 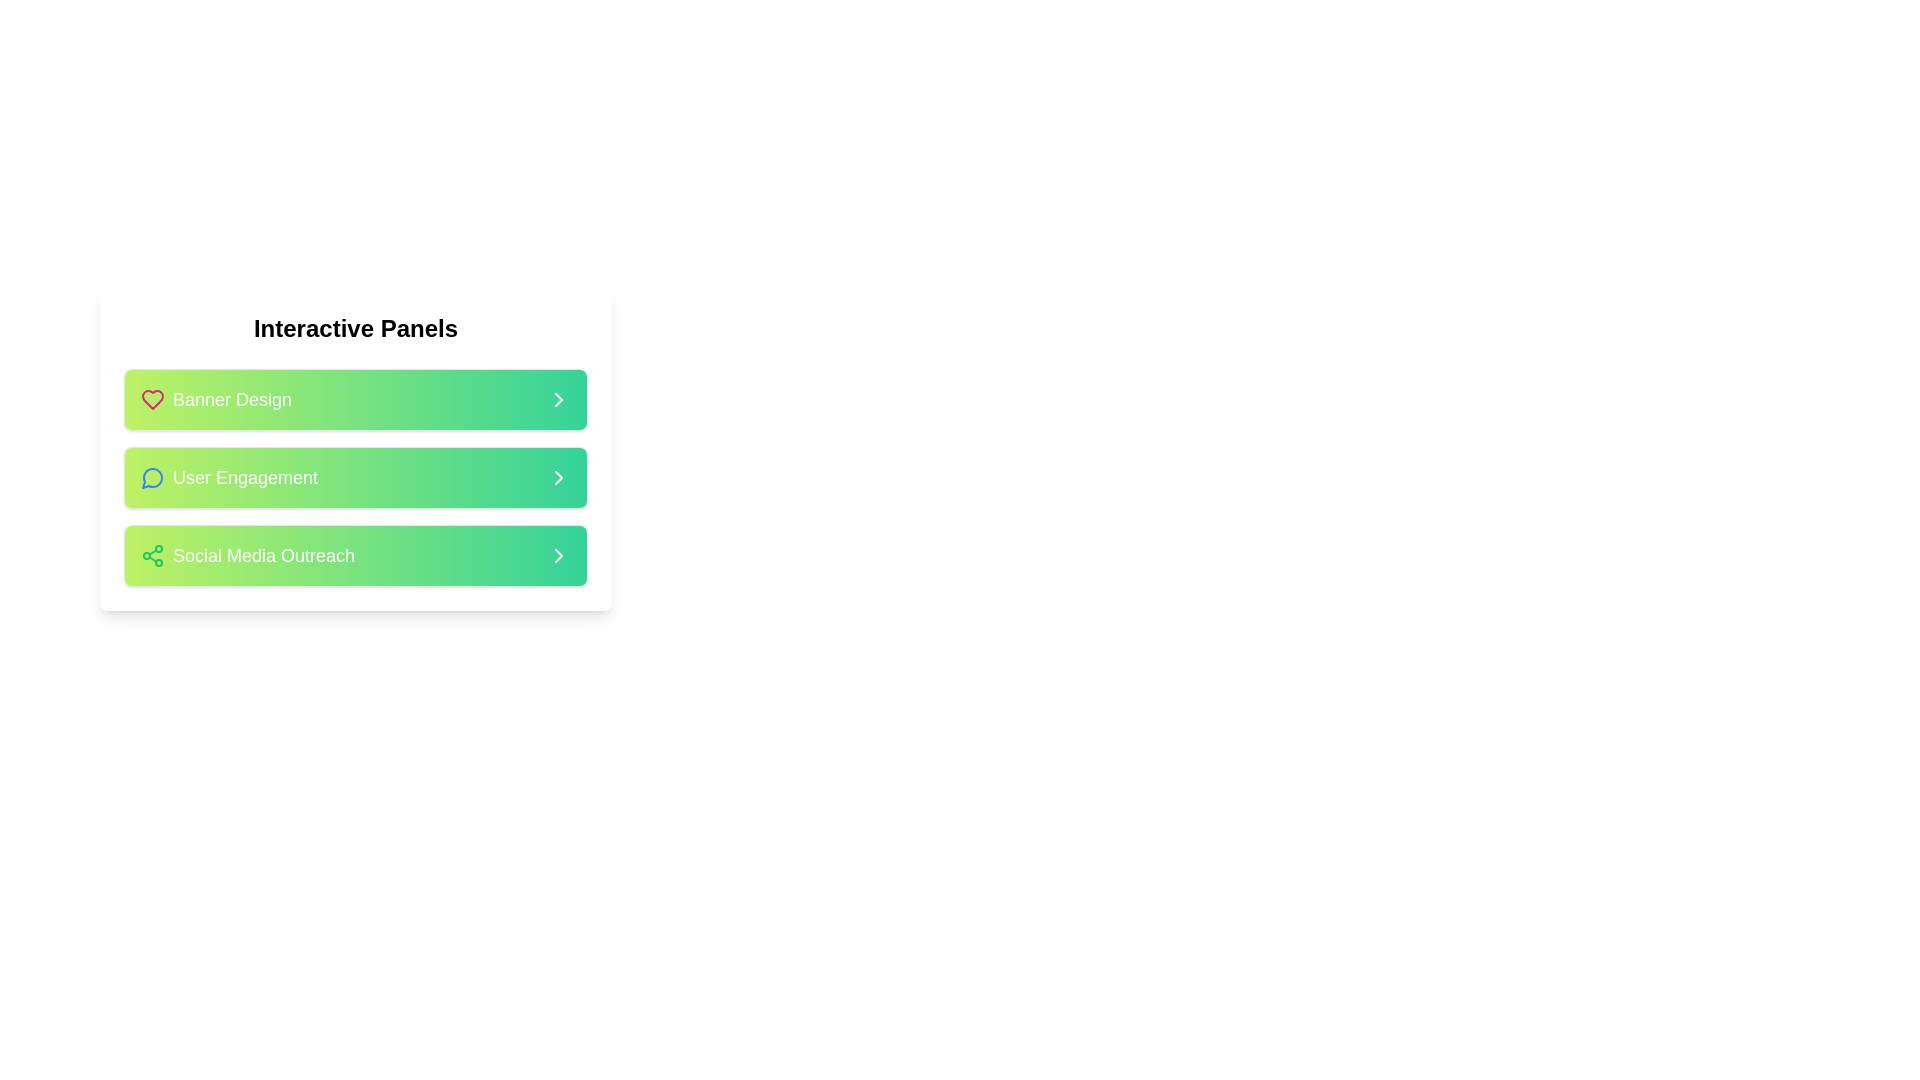 What do you see at coordinates (263, 555) in the screenshot?
I see `text from the Text Label element labeled 'Social Media Outreach', which is styled with white text on a green gradient background, located in a vertical list of buttons beneath 'User Engagement'` at bounding box center [263, 555].